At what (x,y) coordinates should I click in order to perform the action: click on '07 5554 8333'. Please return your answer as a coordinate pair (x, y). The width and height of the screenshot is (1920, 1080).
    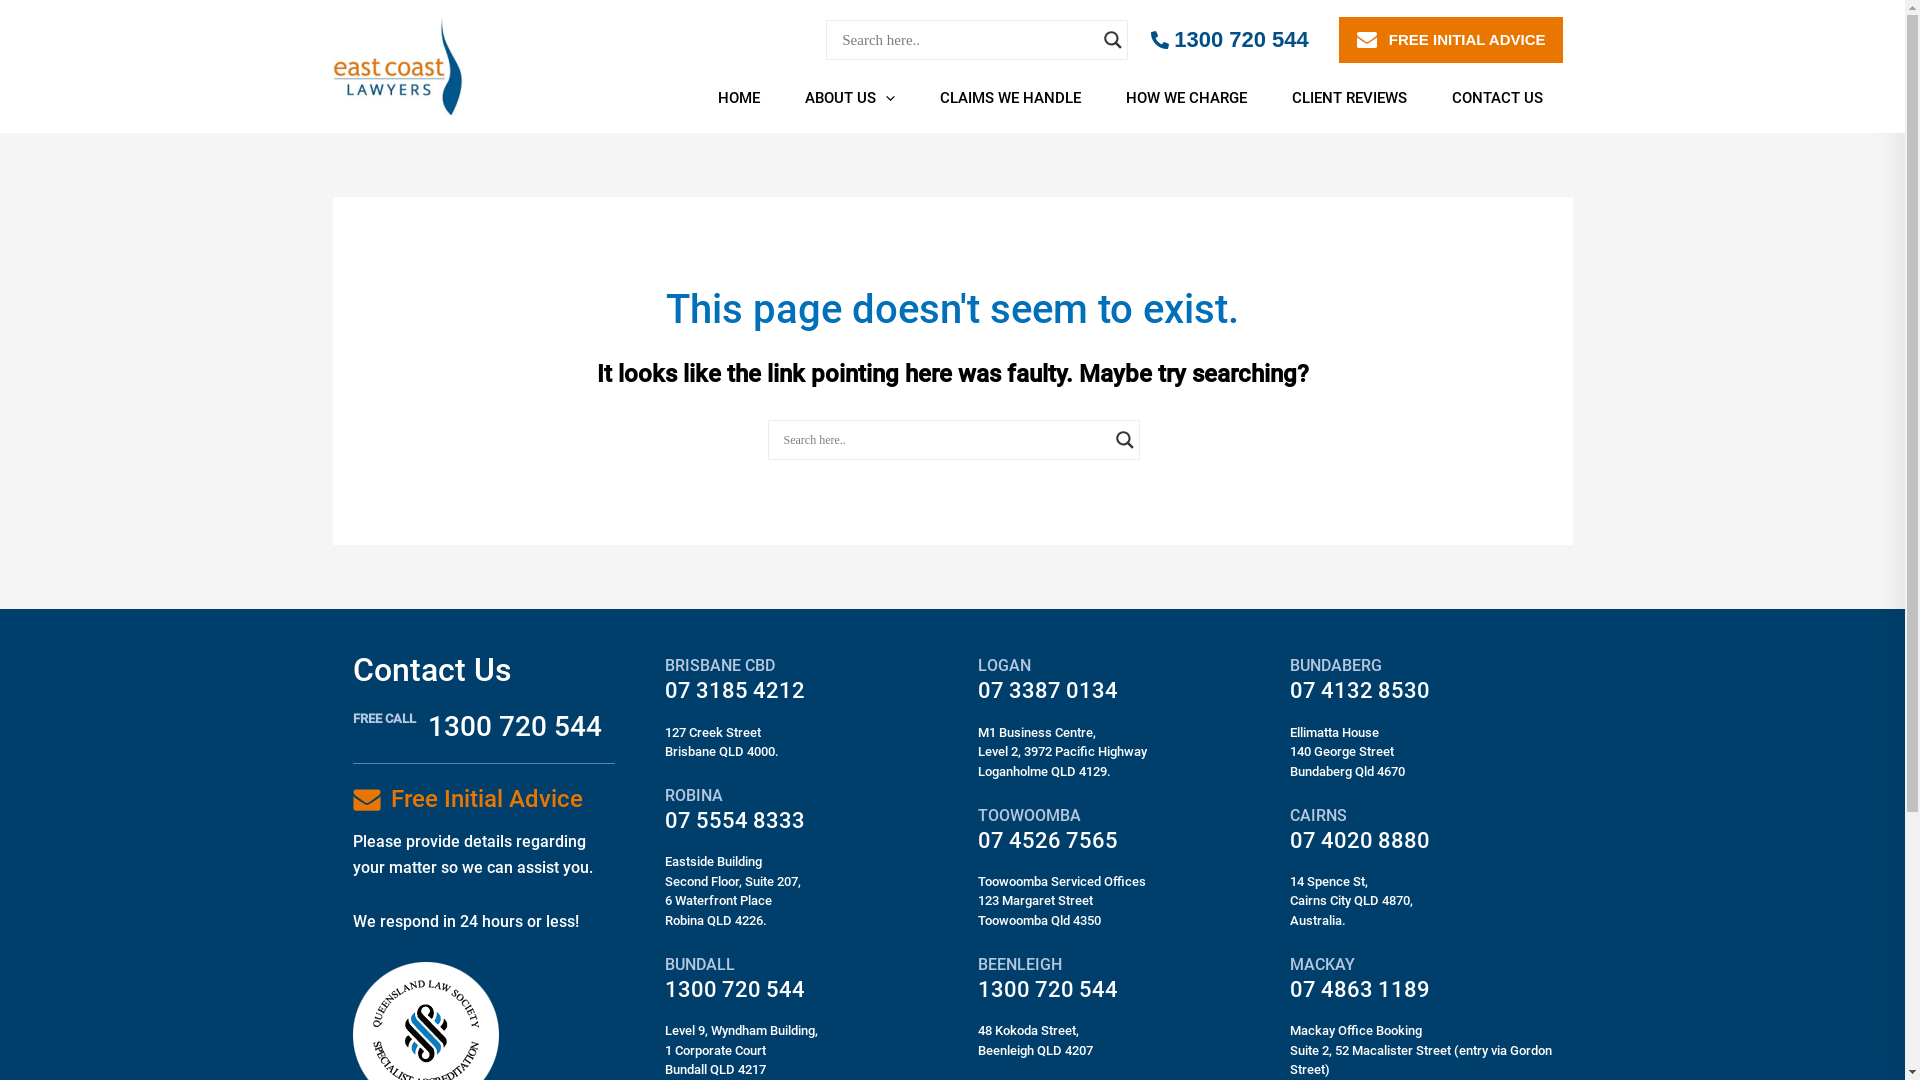
    Looking at the image, I should click on (733, 820).